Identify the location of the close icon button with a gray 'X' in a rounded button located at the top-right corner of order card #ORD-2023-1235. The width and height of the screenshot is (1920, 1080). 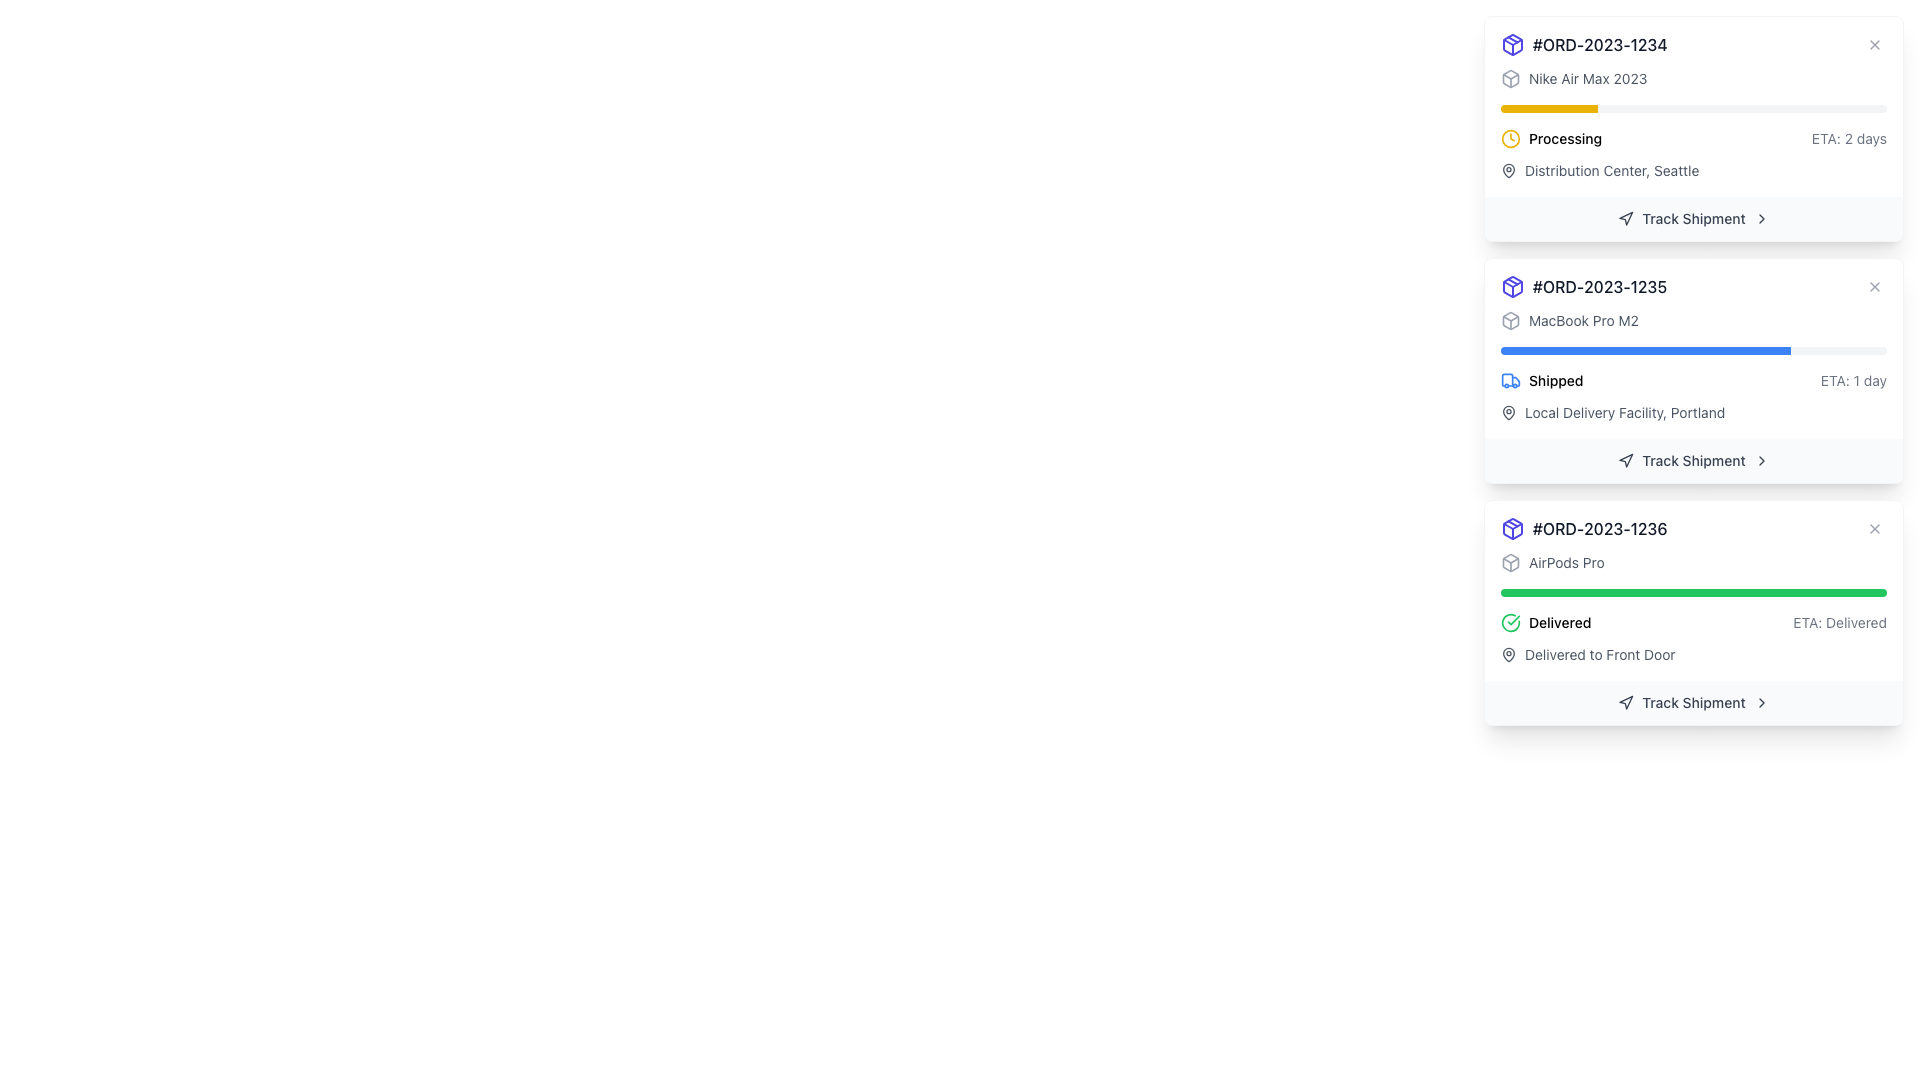
(1874, 286).